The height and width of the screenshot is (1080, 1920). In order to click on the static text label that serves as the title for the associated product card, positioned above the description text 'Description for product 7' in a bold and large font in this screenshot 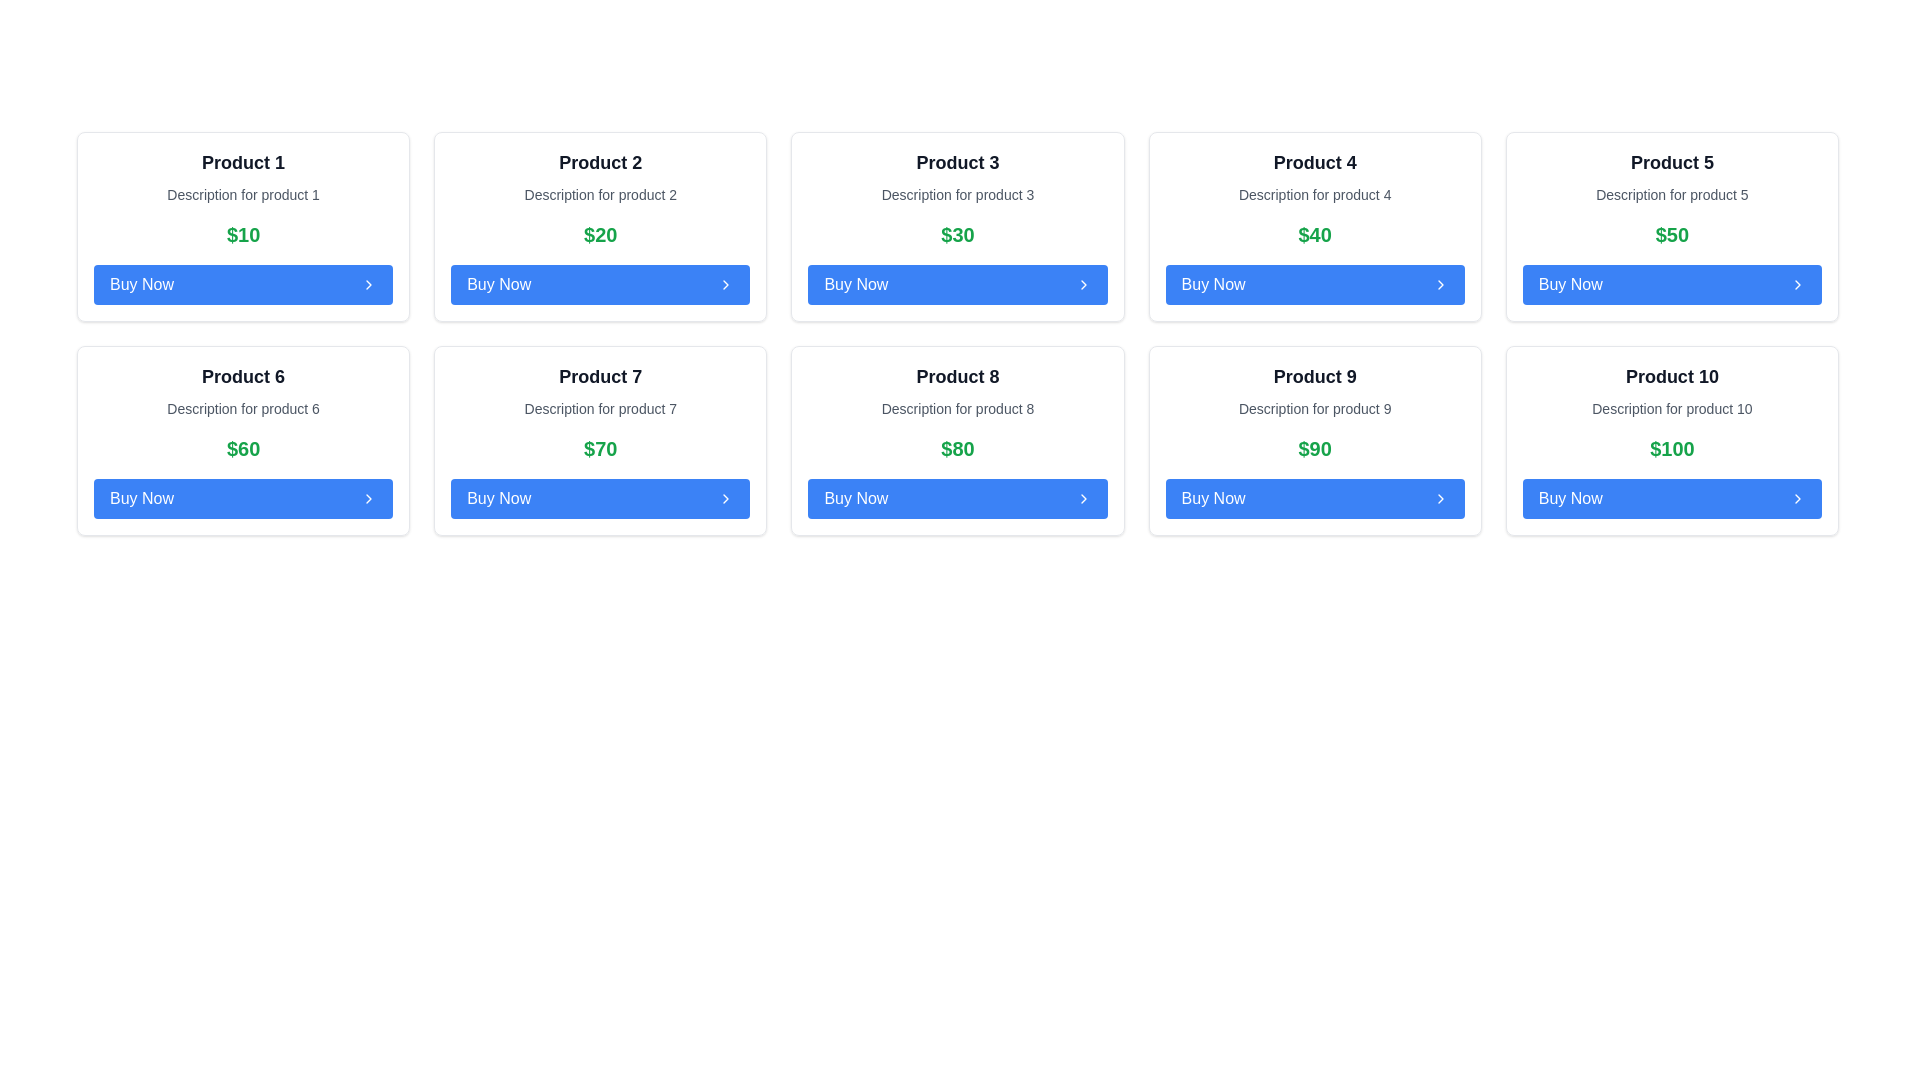, I will do `click(599, 377)`.